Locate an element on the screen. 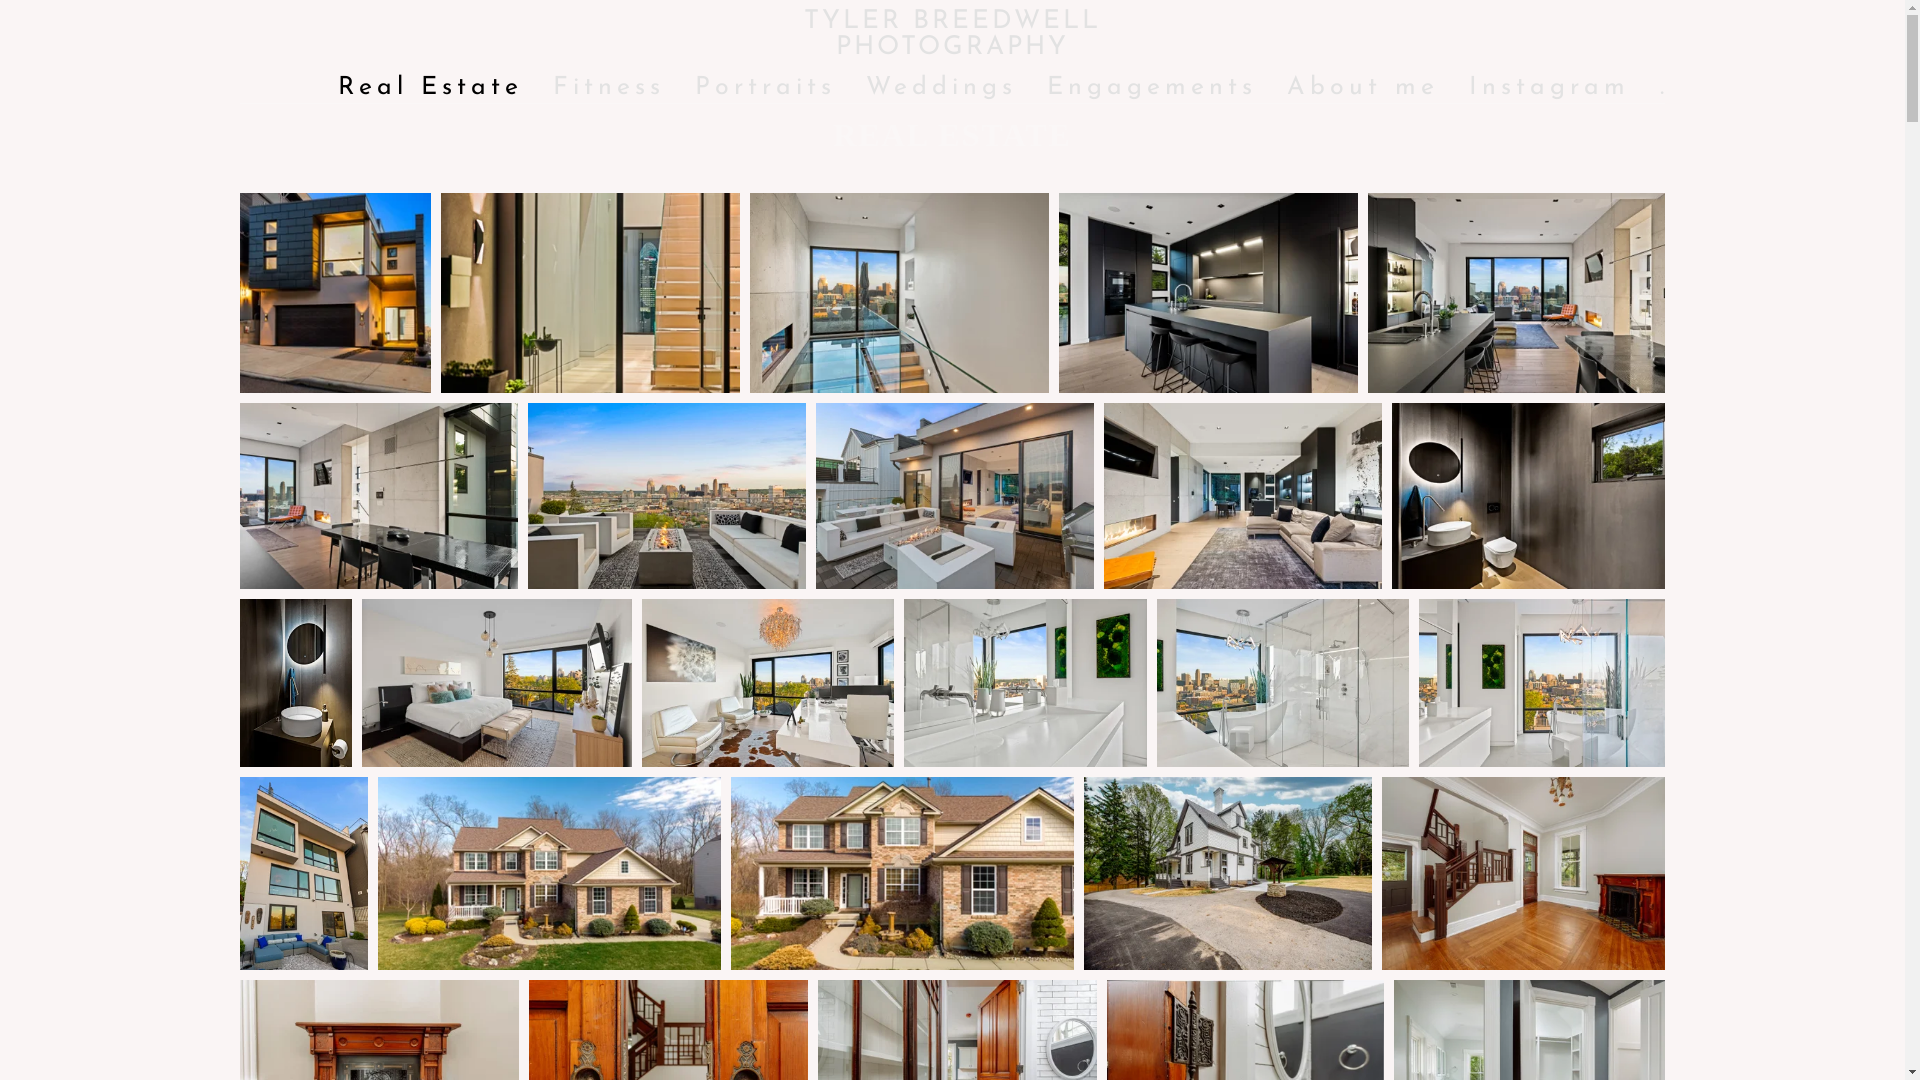  'About me' is located at coordinates (1362, 86).